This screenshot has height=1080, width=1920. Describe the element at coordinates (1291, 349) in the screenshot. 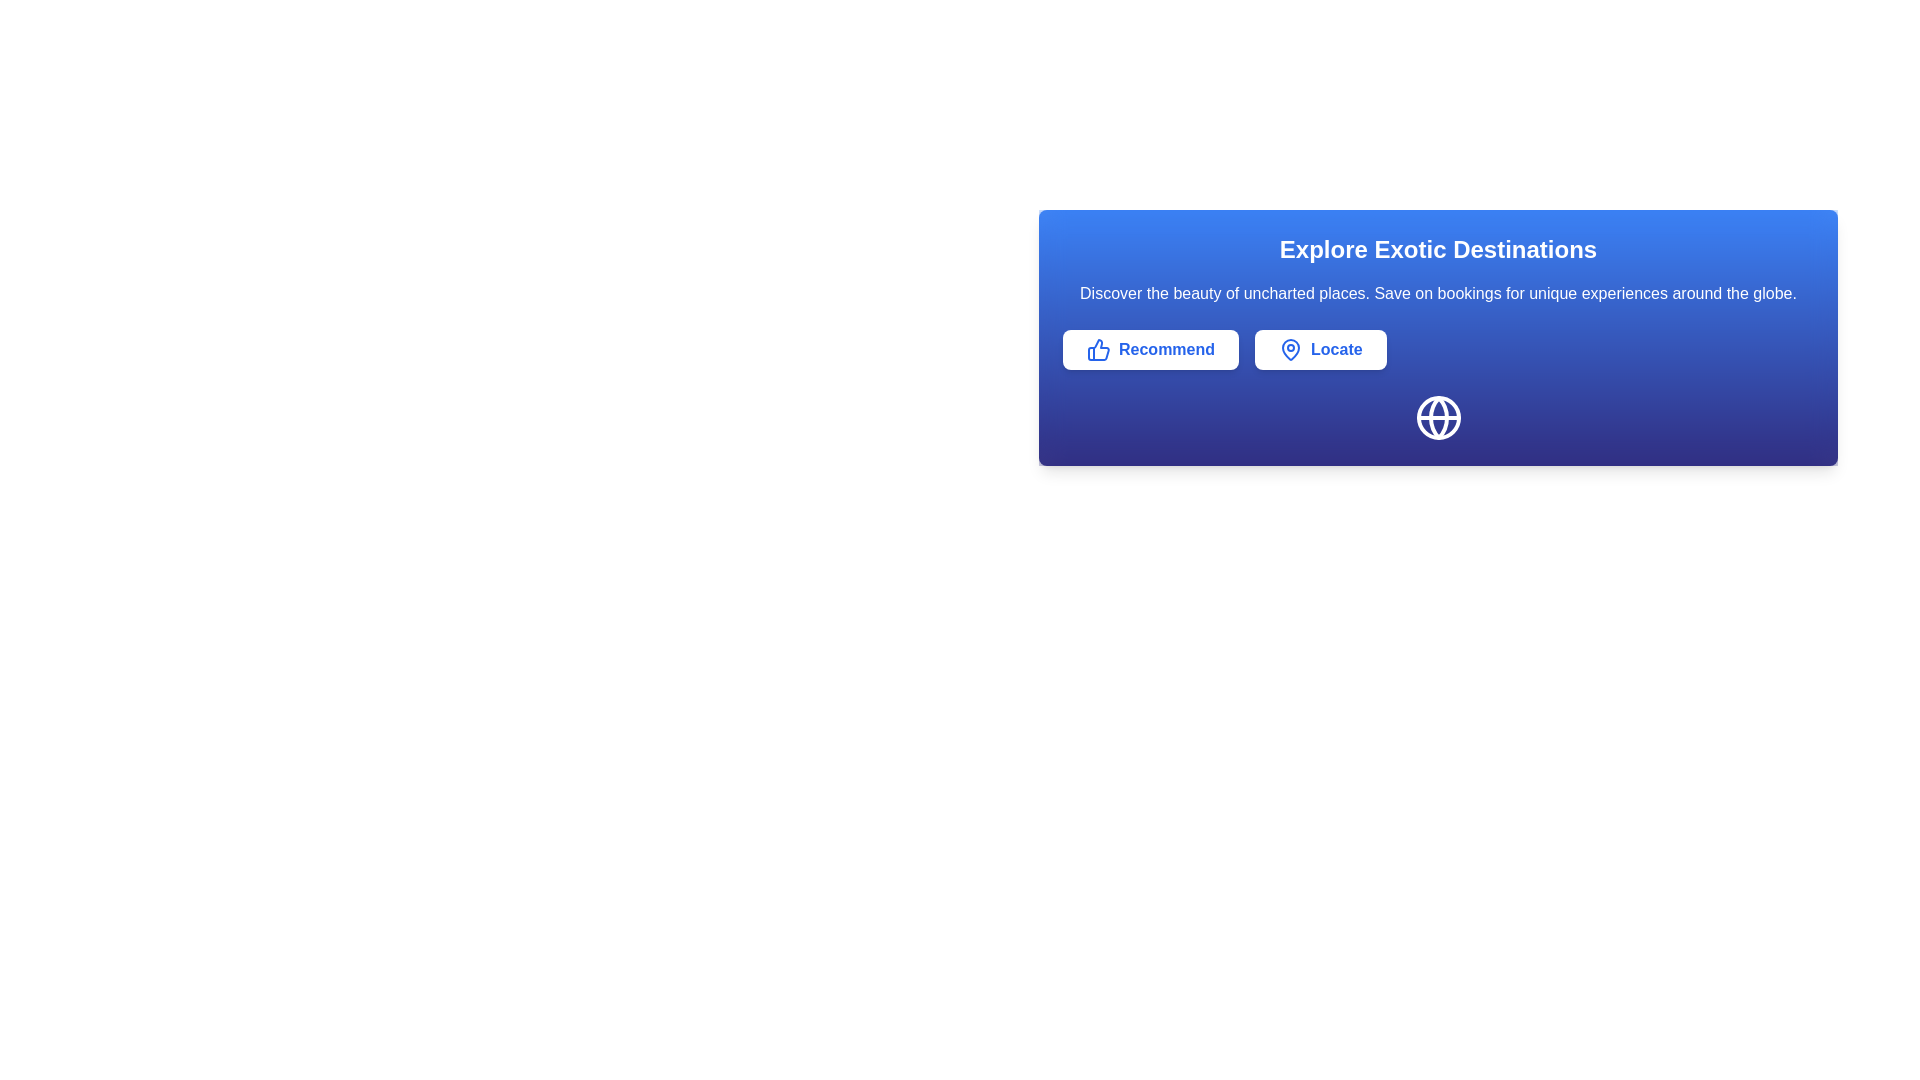

I see `the blue pin icon located within the 'Locate' button on the card, positioned in the middle-right region of the interface, adjacent to the 'Recommend' button` at that location.